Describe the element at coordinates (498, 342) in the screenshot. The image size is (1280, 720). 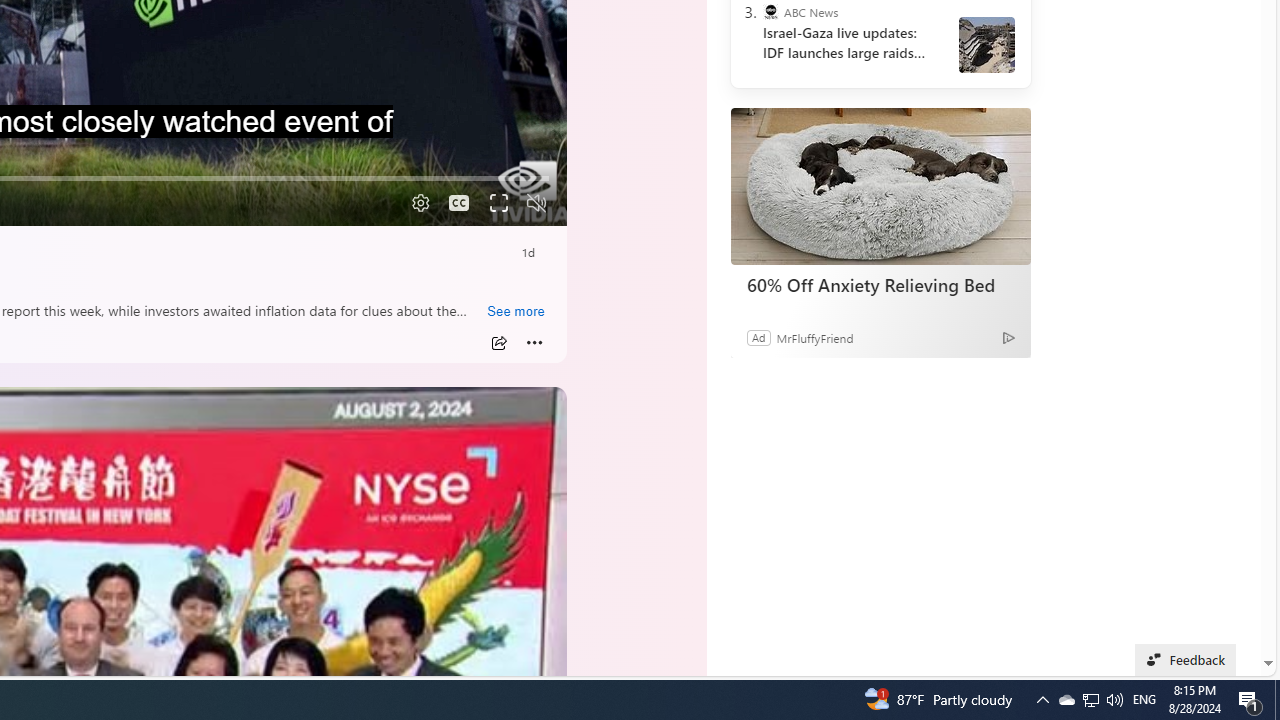
I see `'Share'` at that location.